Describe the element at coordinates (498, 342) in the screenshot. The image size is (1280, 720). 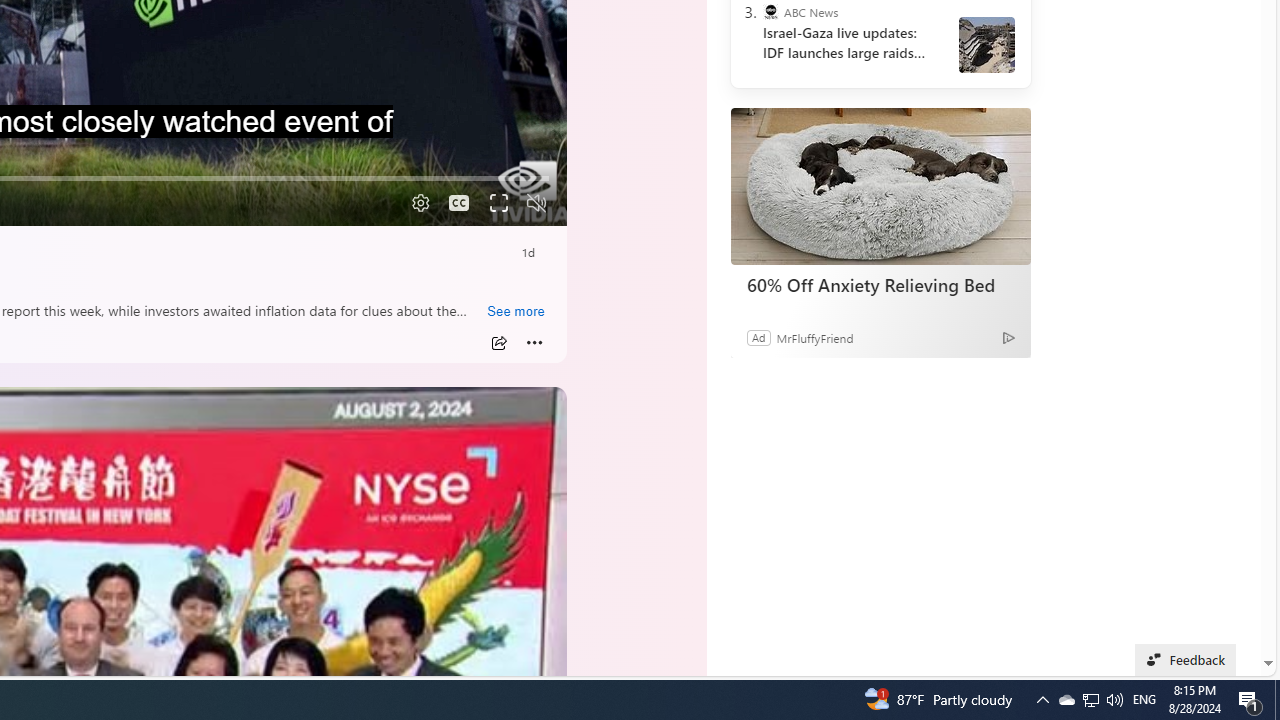
I see `'Share'` at that location.